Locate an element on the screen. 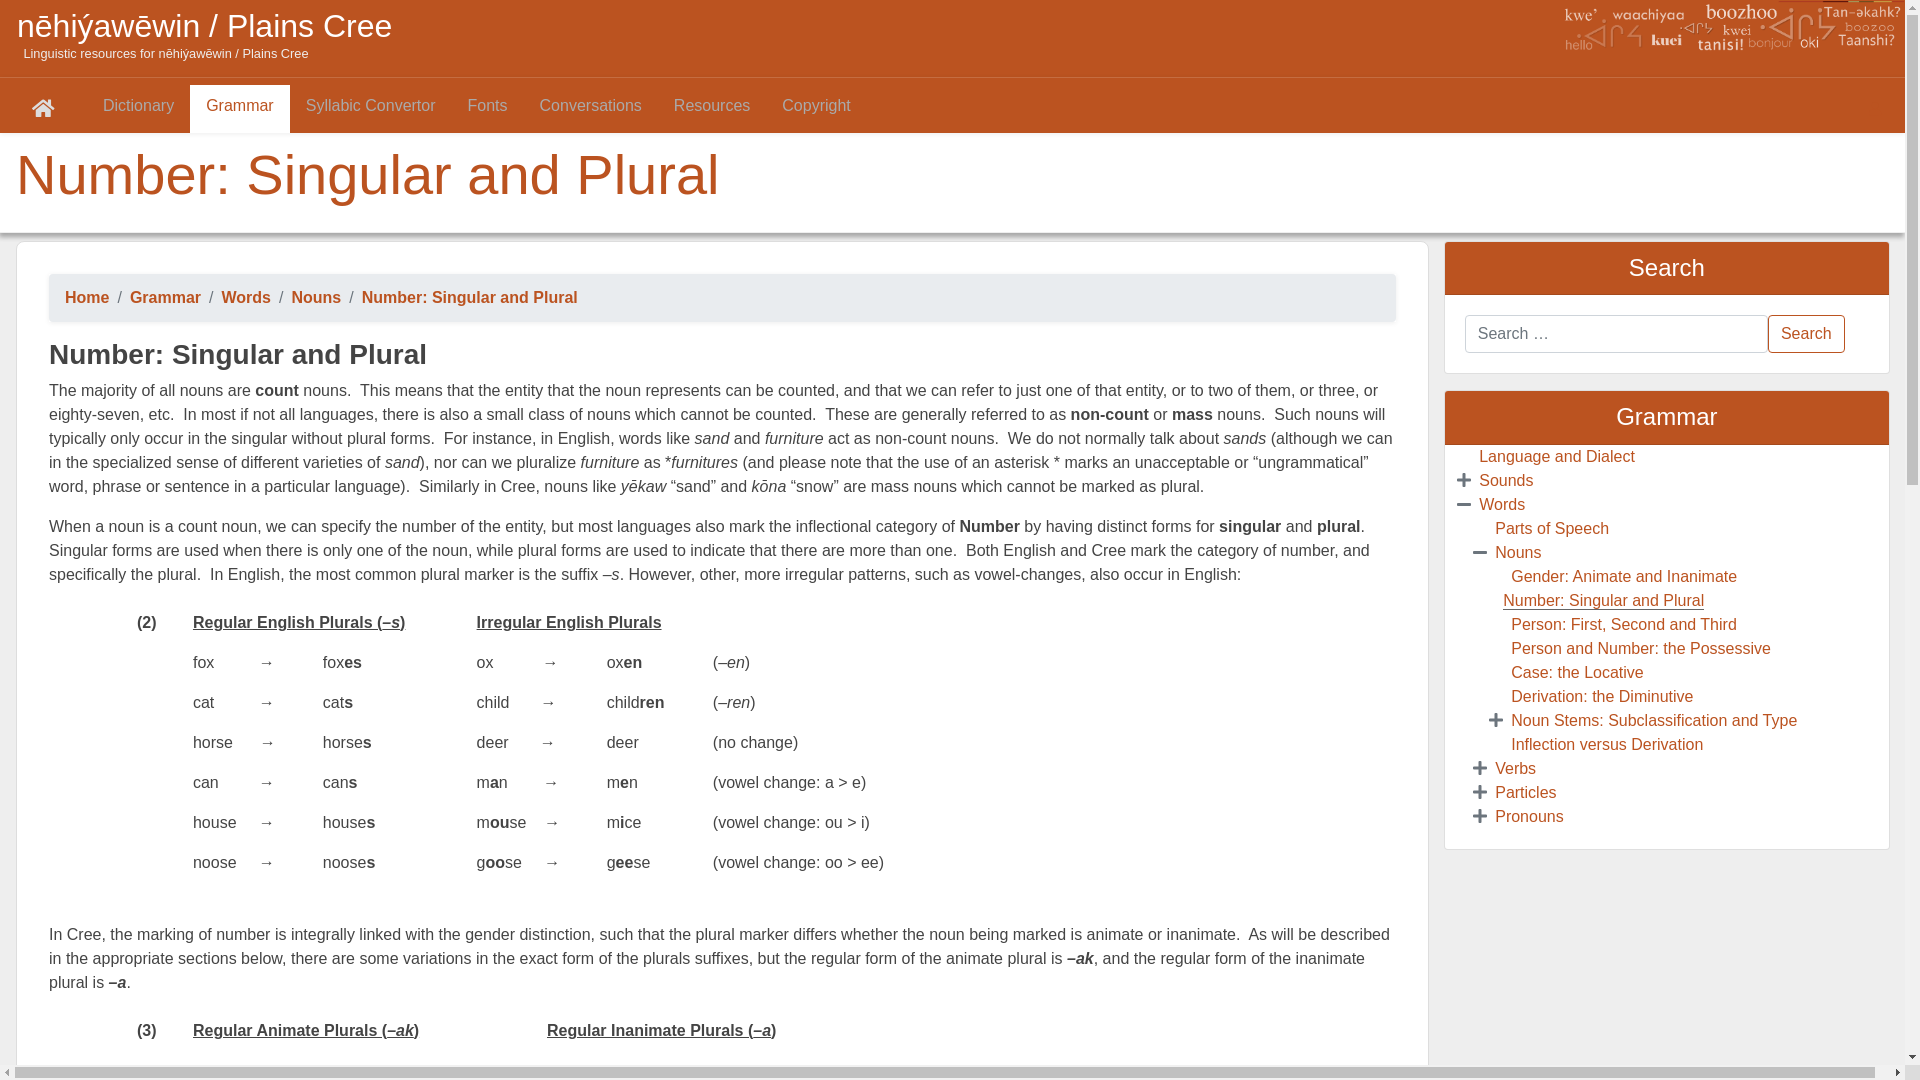 The width and height of the screenshot is (1920, 1080). 'Person and Number: the Possessive' is located at coordinates (1641, 648).